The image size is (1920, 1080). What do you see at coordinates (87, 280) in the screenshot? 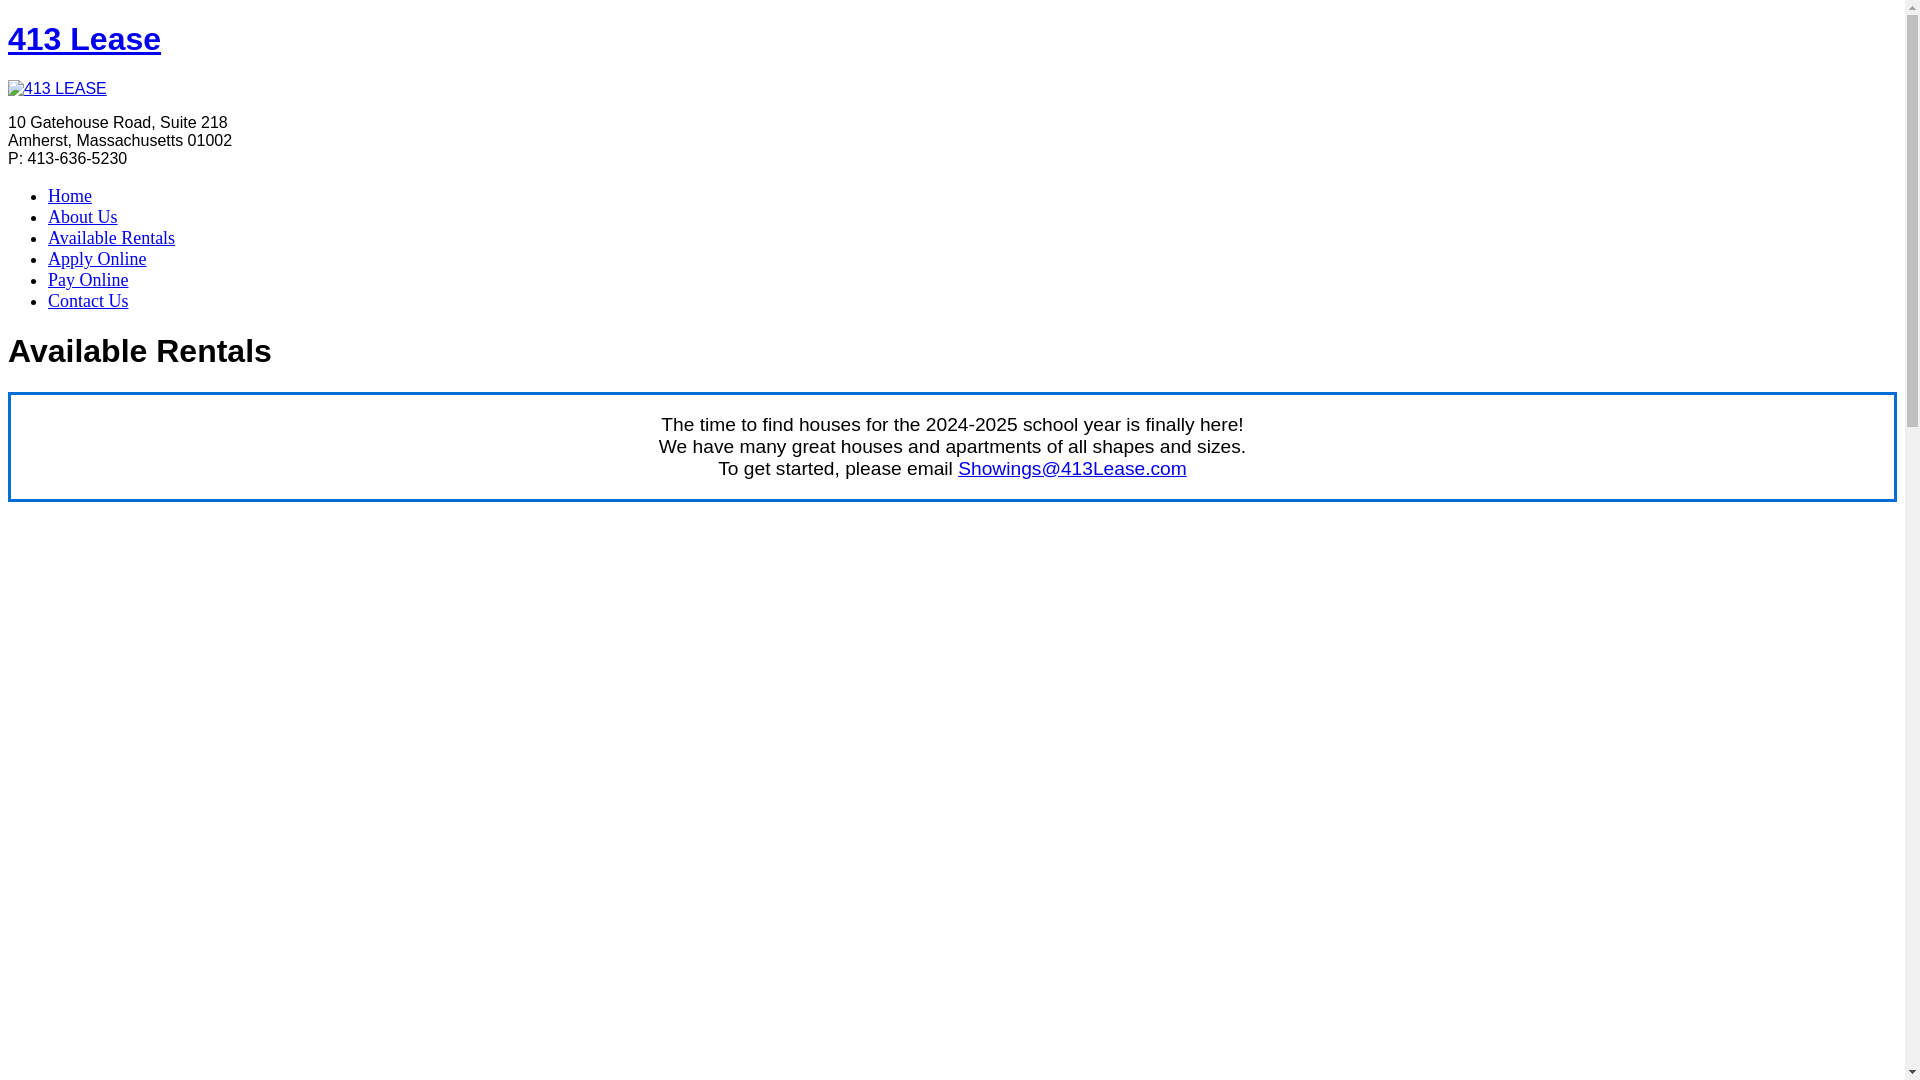
I see `'Pay Online'` at bounding box center [87, 280].